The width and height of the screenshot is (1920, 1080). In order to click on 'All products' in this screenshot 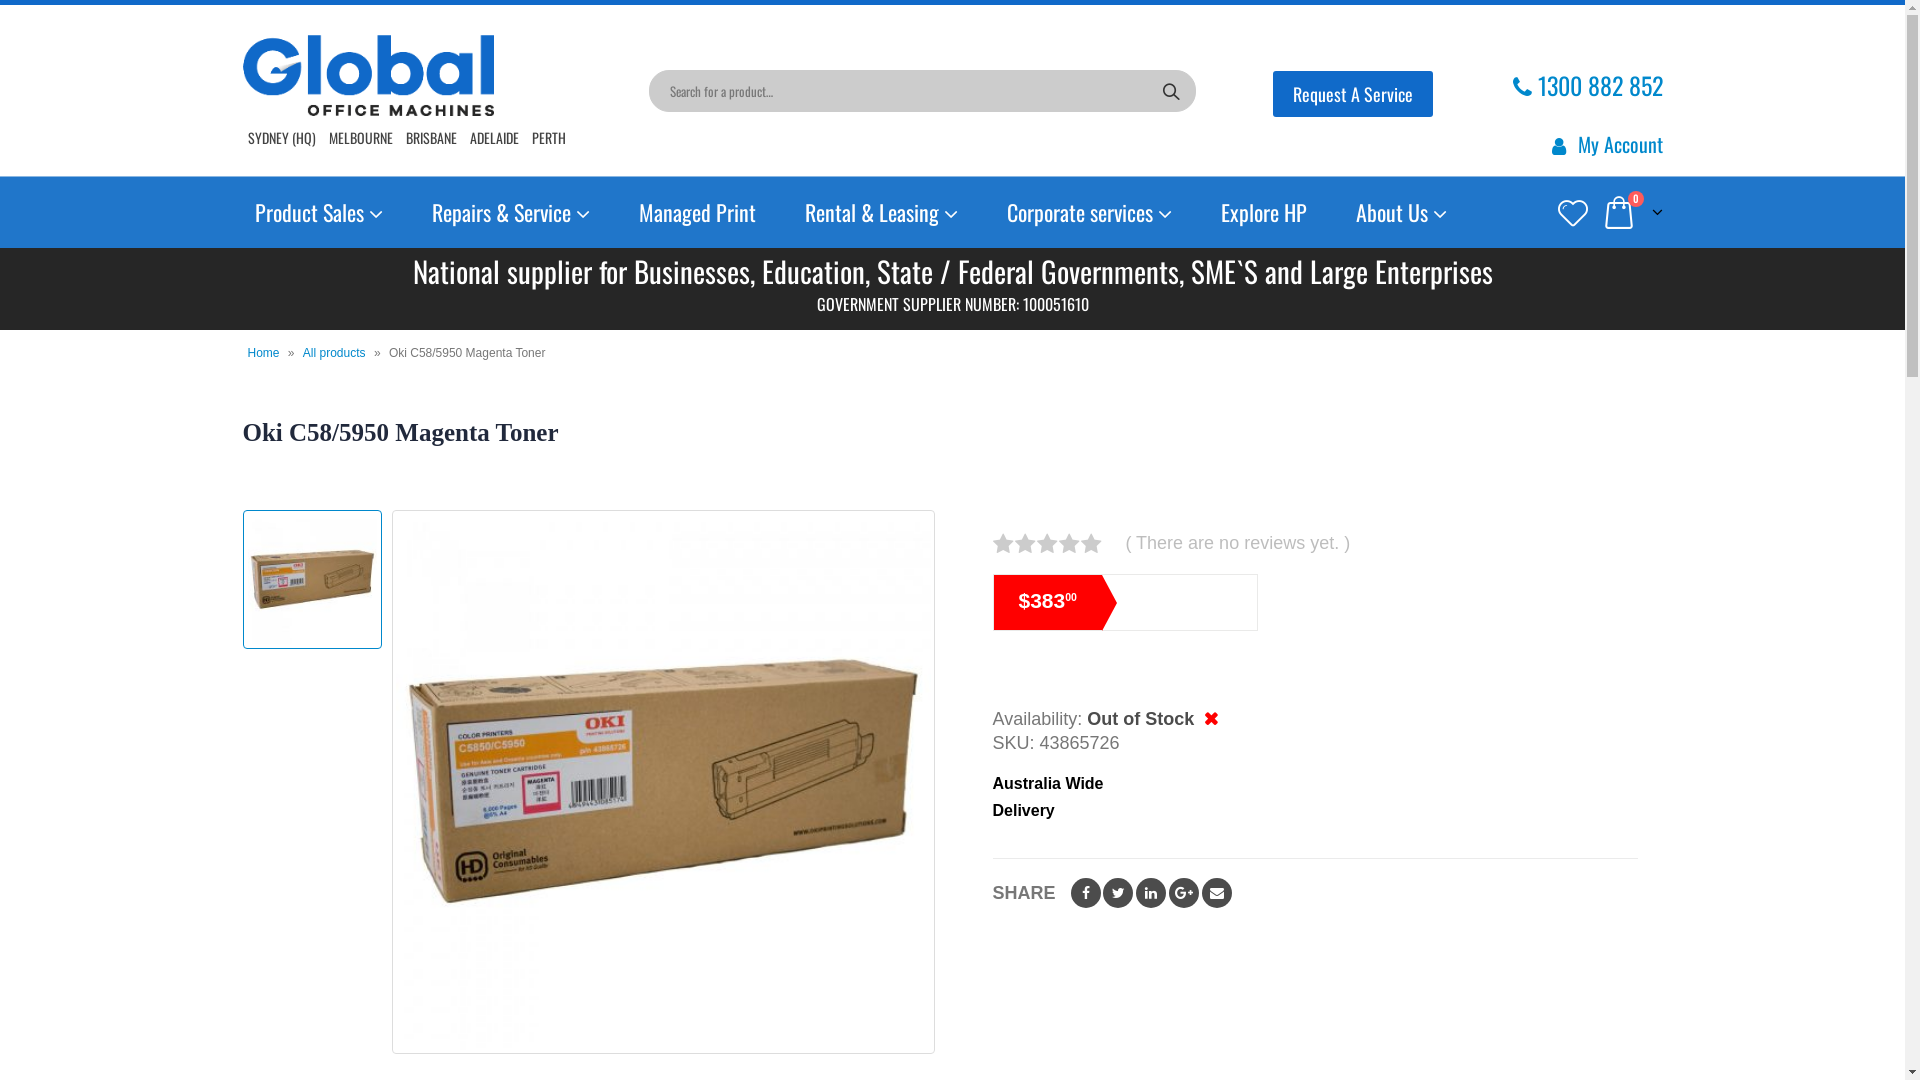, I will do `click(334, 352)`.